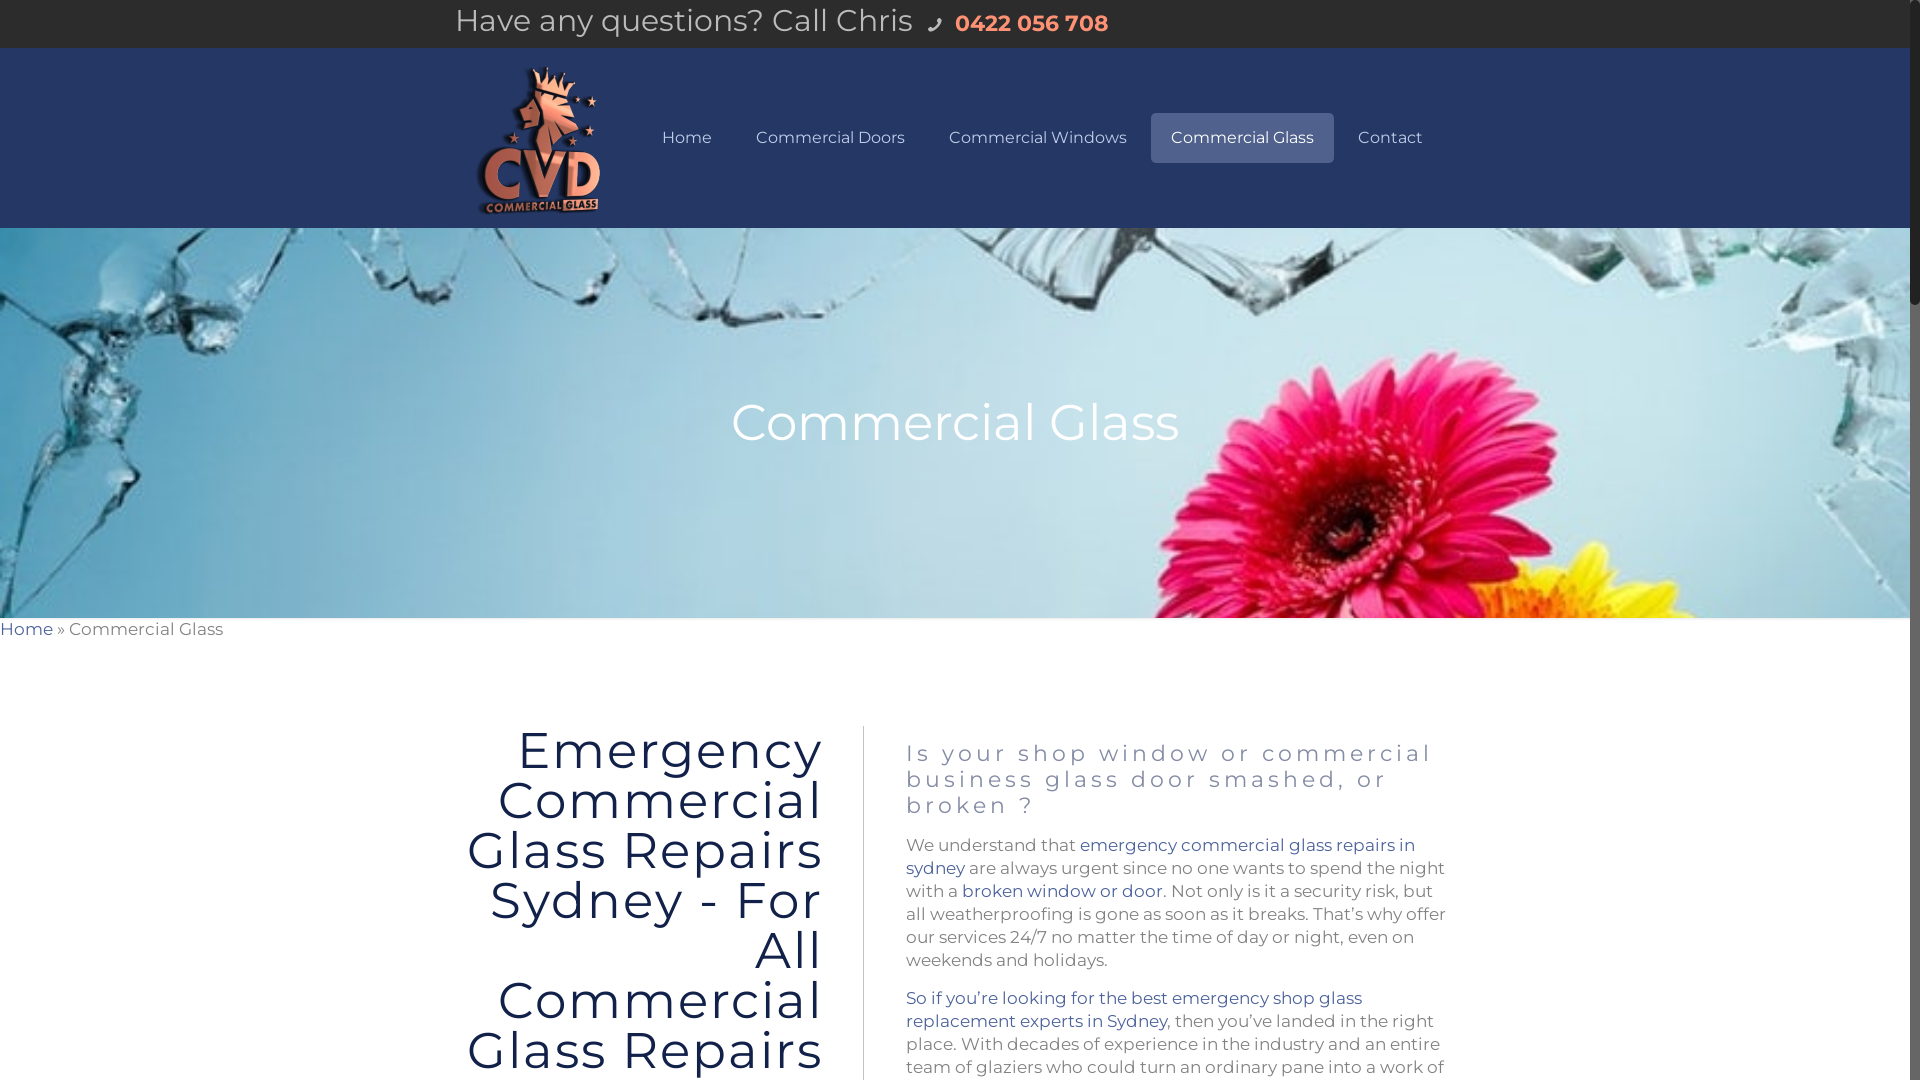 The width and height of the screenshot is (1920, 1080). I want to click on 'Home', so click(686, 137).